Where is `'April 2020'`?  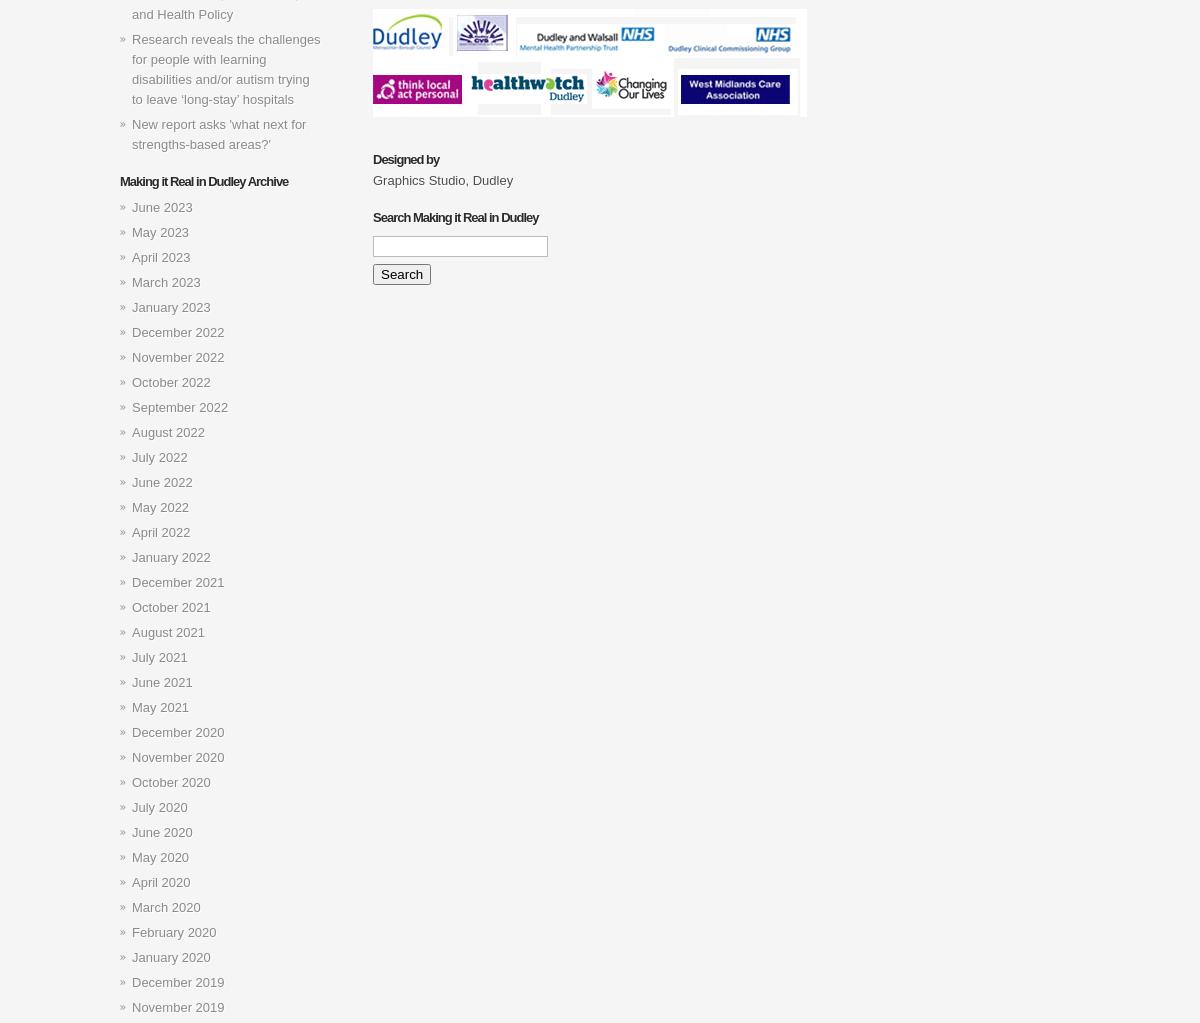
'April 2020' is located at coordinates (160, 882).